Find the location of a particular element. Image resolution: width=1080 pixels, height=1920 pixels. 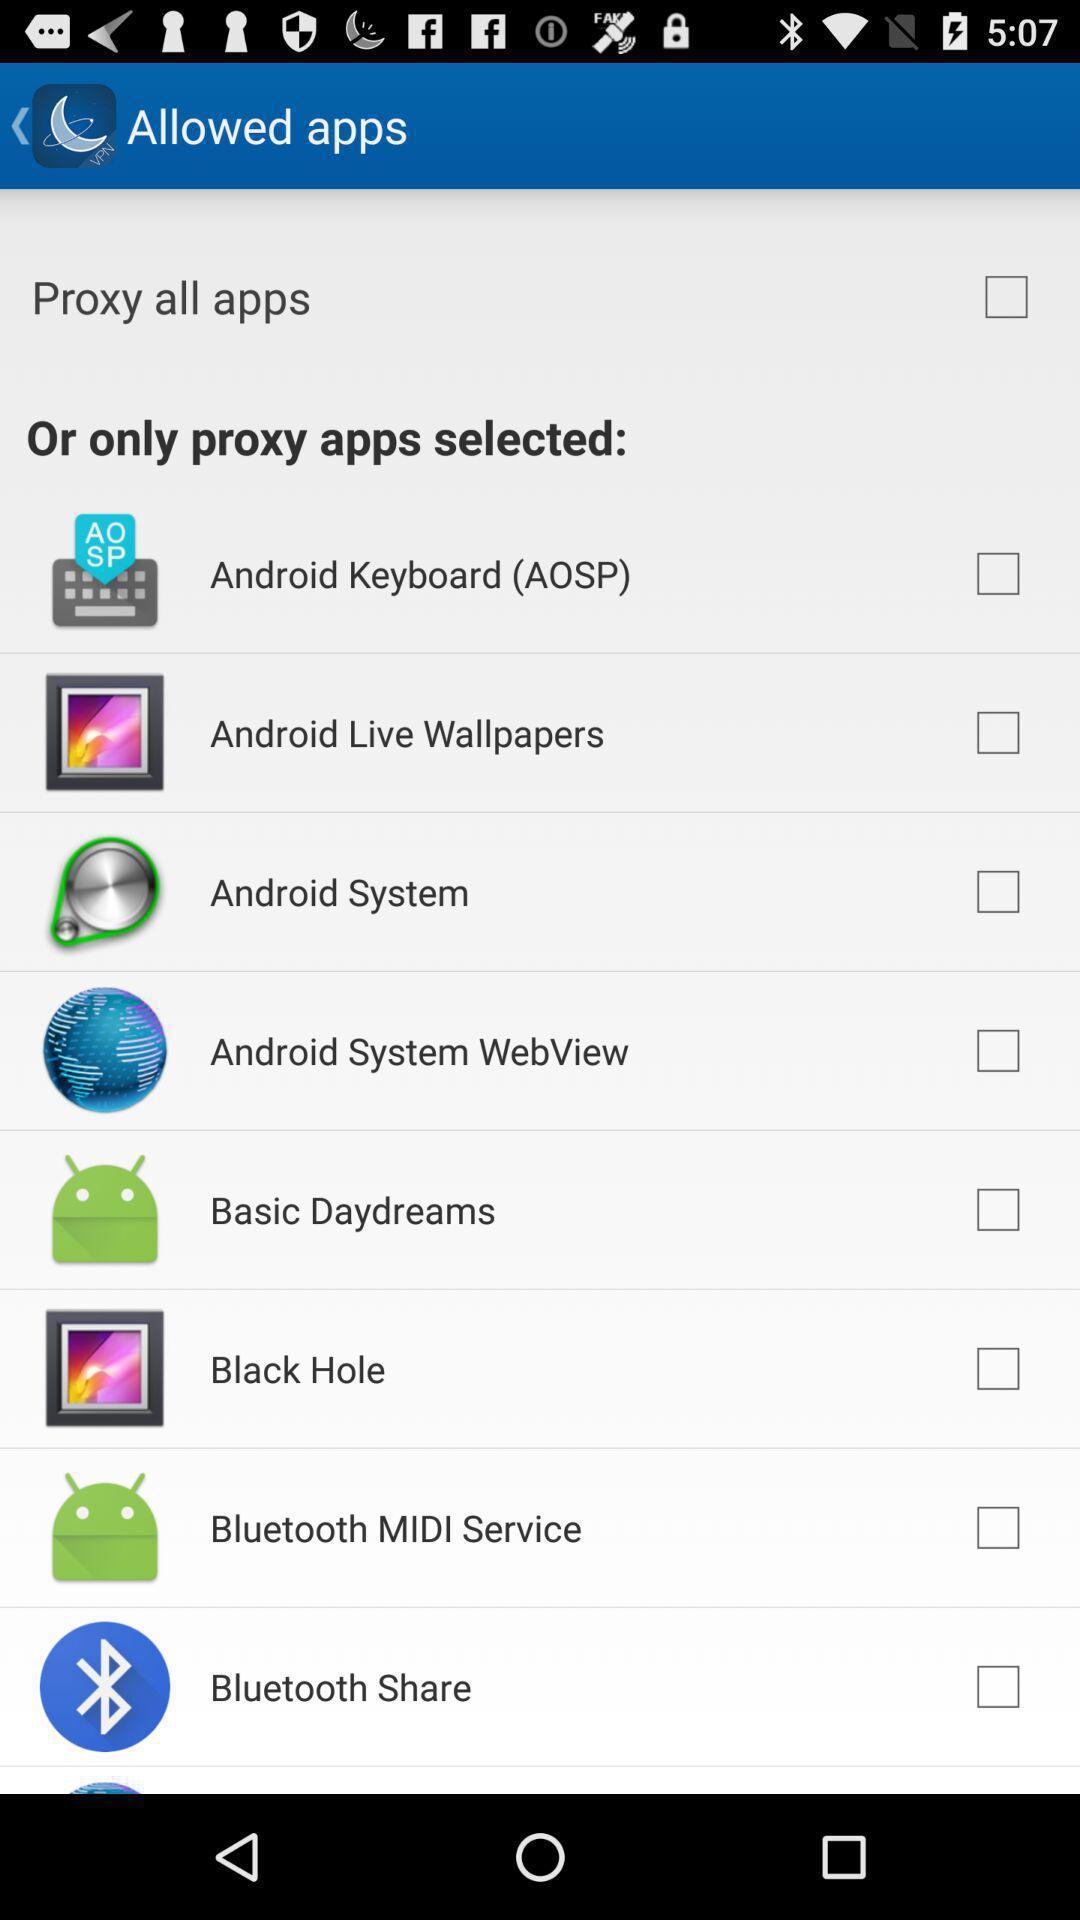

the app above the bluetooth share is located at coordinates (396, 1526).